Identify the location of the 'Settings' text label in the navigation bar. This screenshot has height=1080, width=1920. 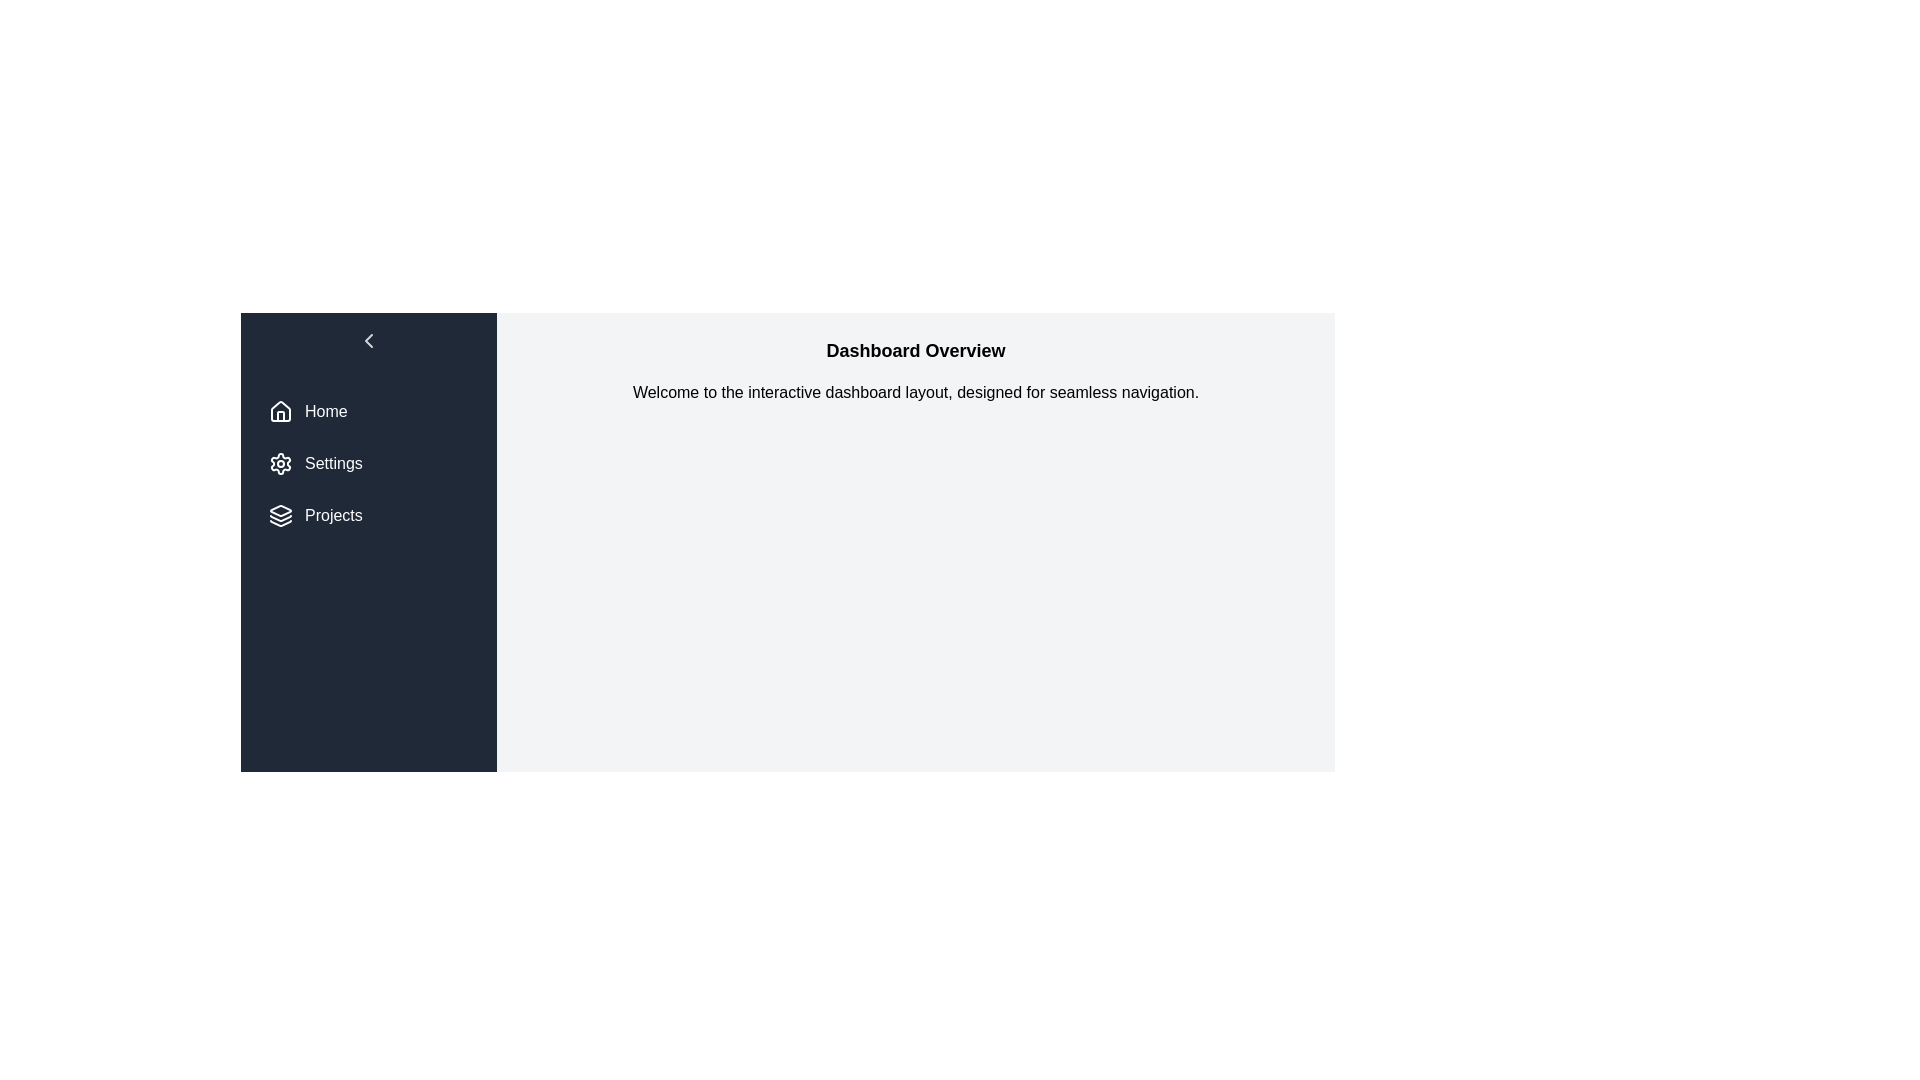
(333, 463).